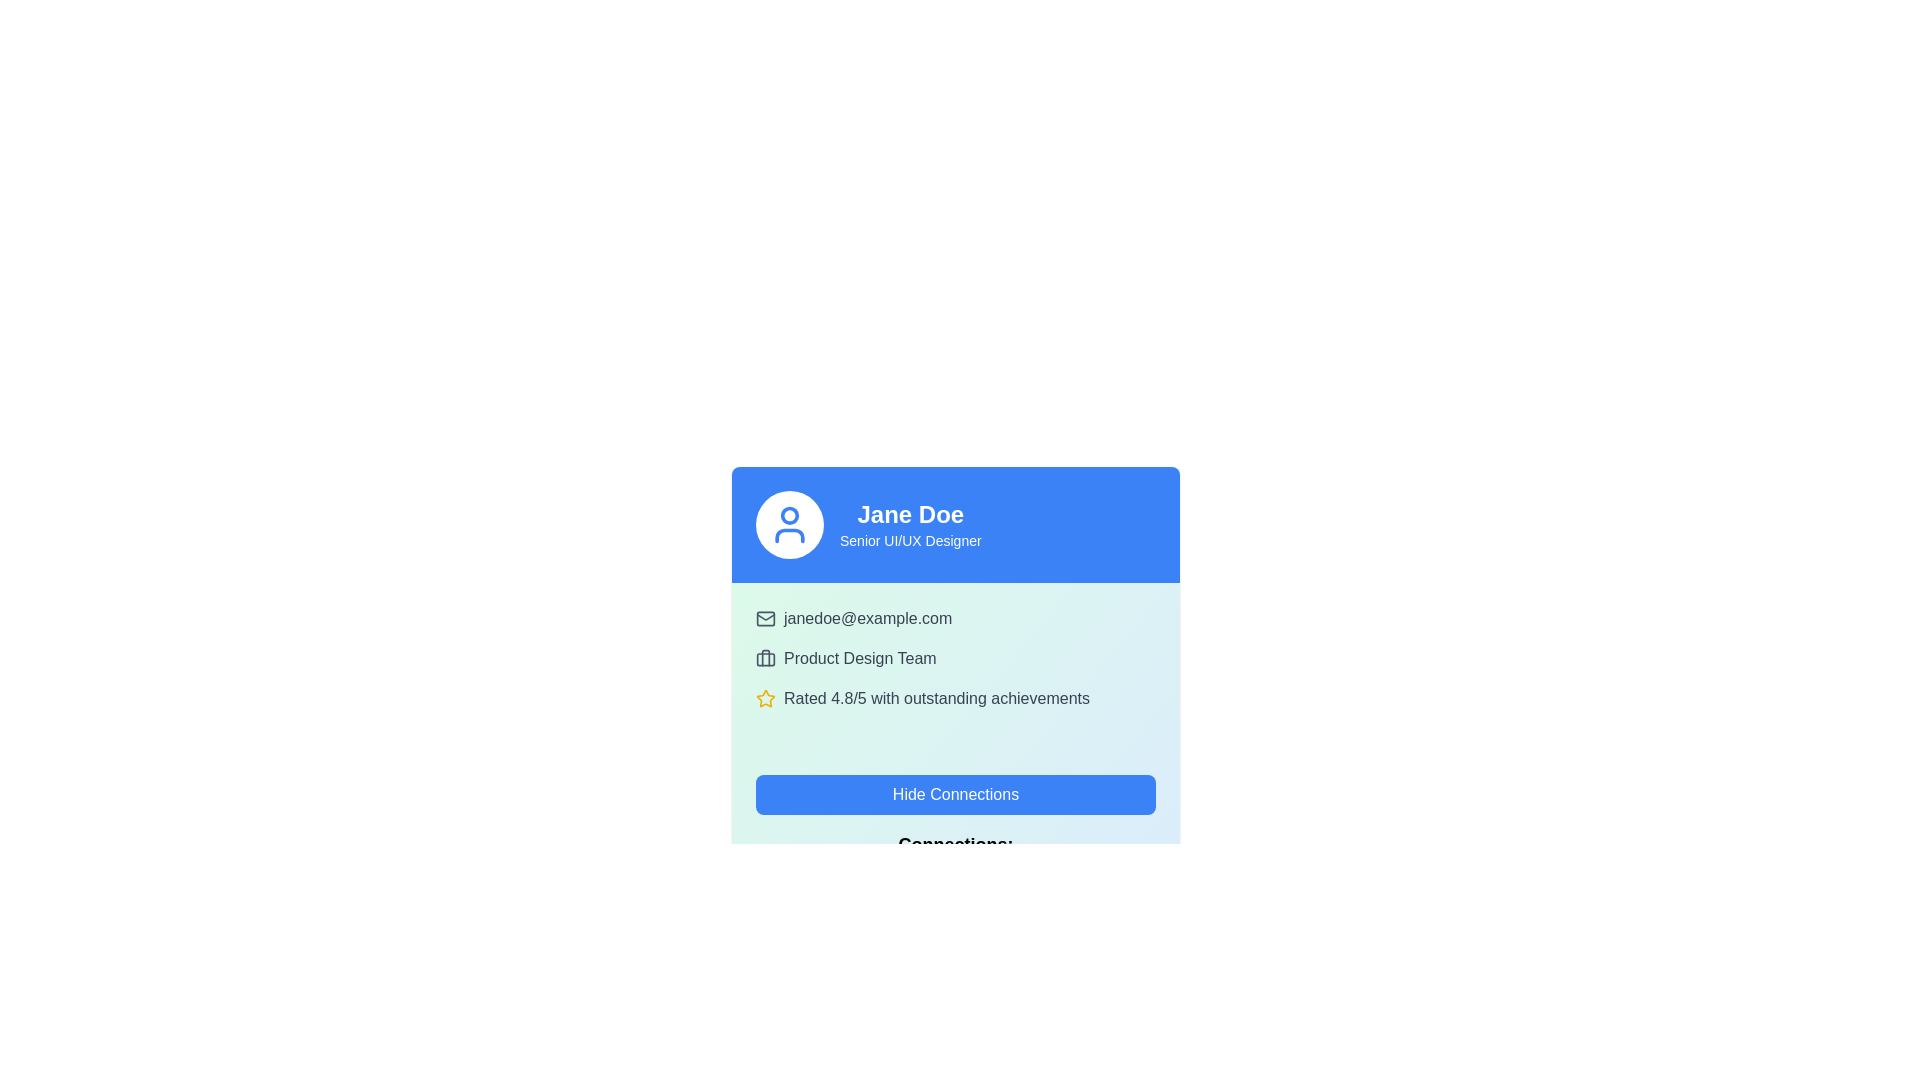  What do you see at coordinates (909, 540) in the screenshot?
I see `the descriptive label positioned immediately below 'Jane Doe', which provides additional information about her role or title` at bounding box center [909, 540].